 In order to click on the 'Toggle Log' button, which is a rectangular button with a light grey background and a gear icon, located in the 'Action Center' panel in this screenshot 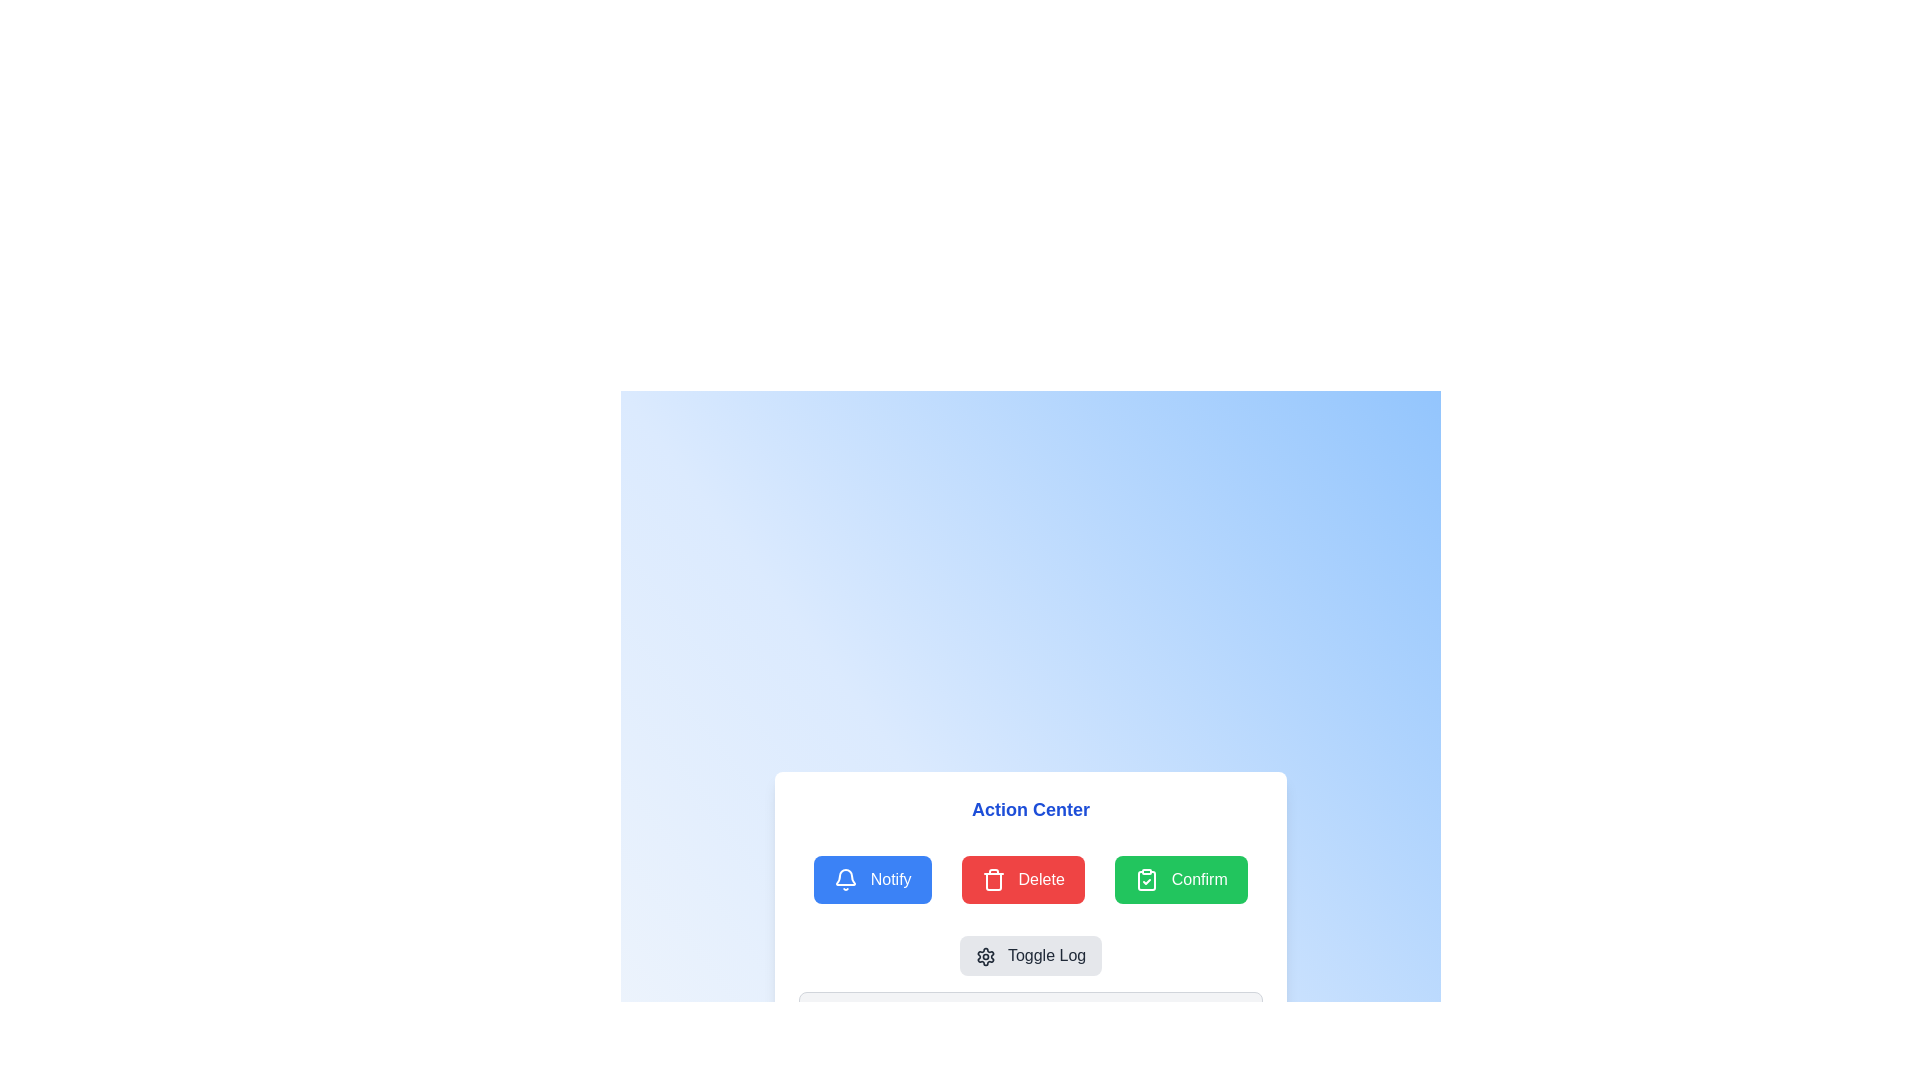, I will do `click(1031, 955)`.